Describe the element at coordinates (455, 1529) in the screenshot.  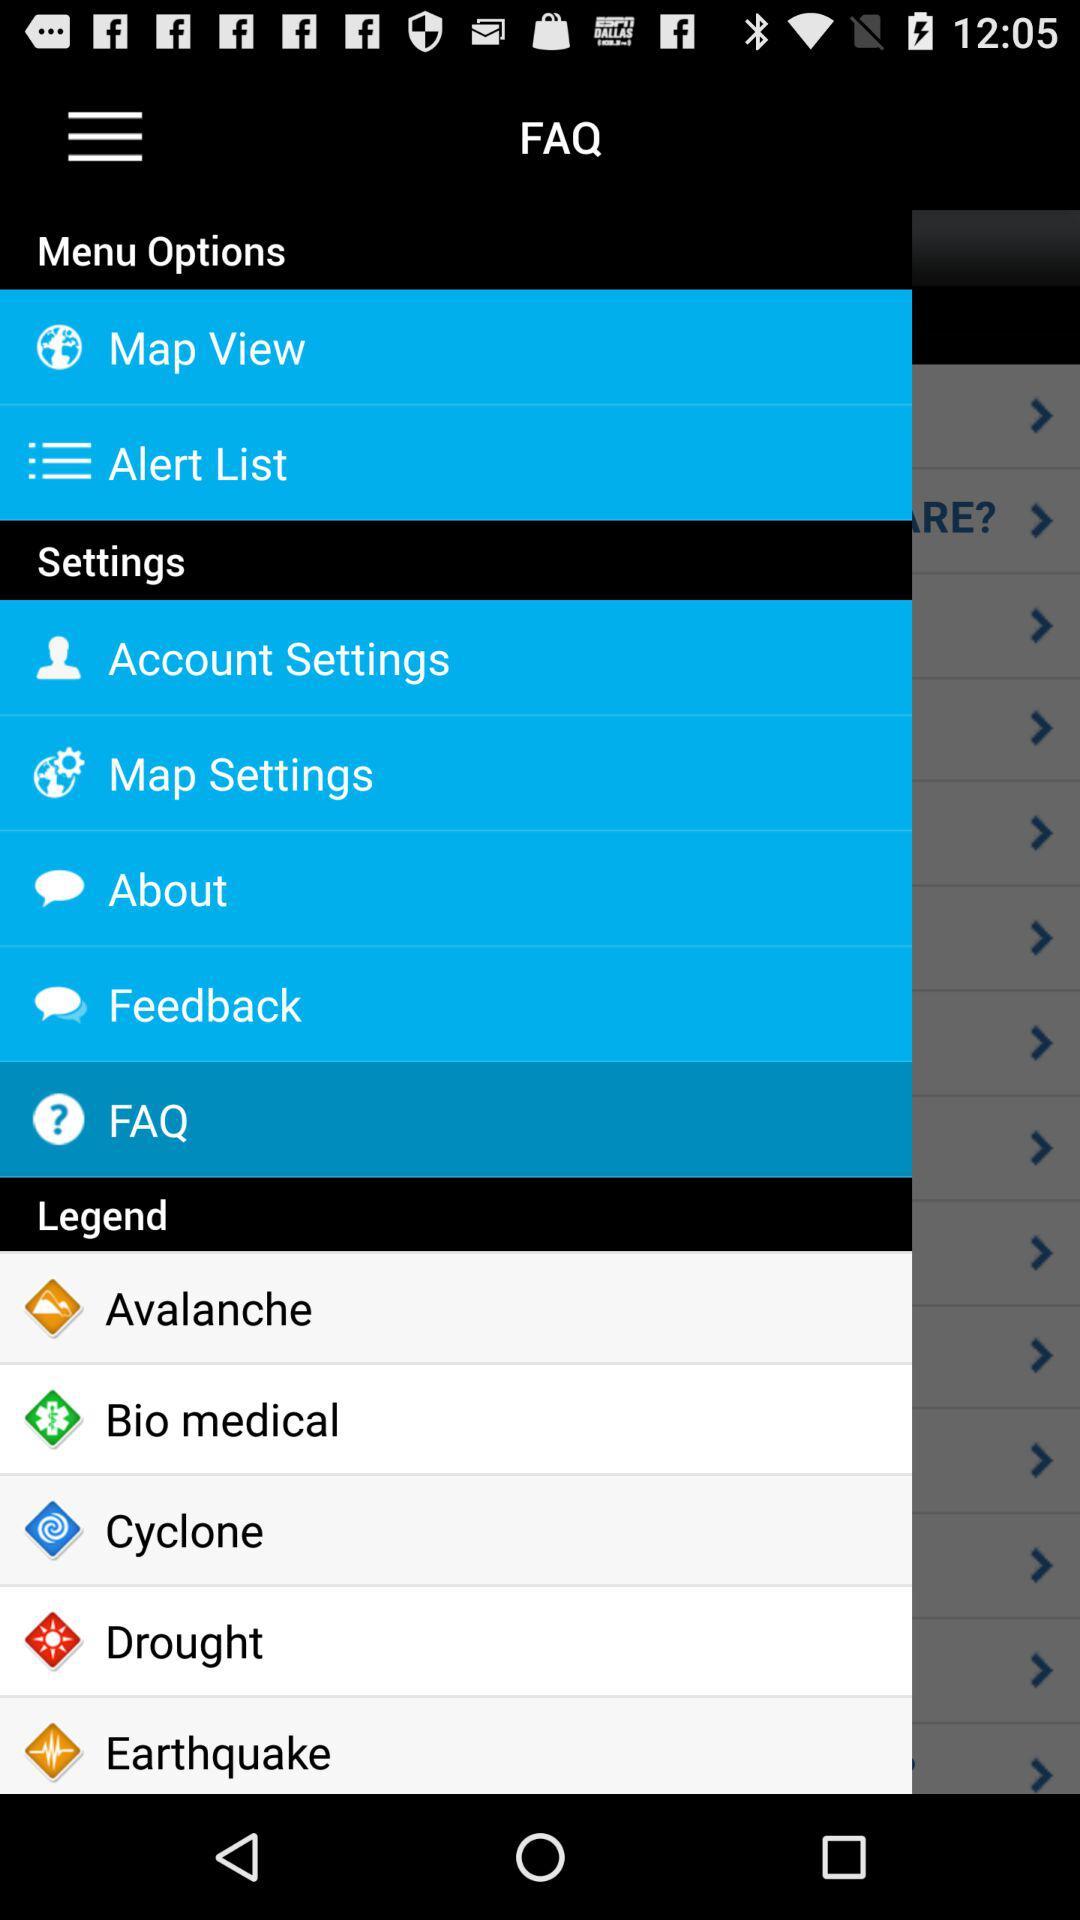
I see `icon above the drought icon` at that location.